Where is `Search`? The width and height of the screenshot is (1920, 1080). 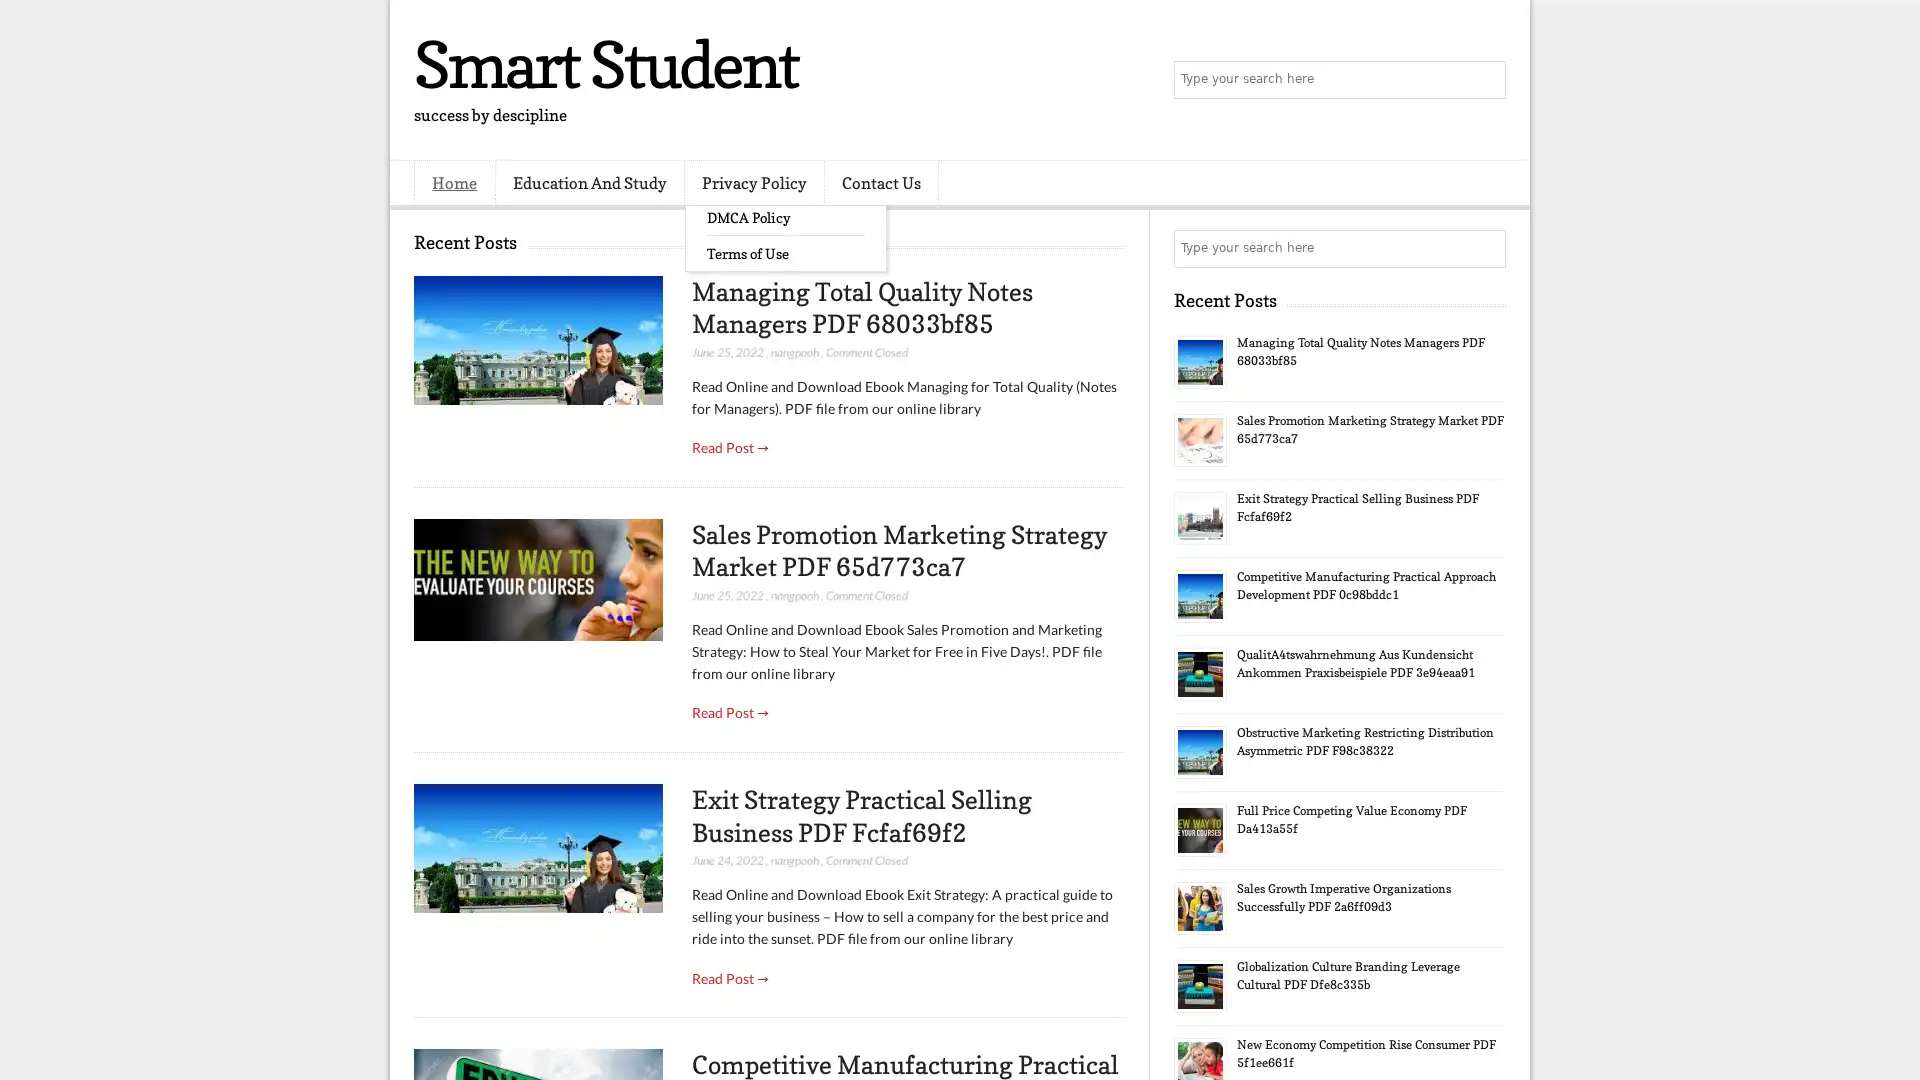 Search is located at coordinates (1485, 80).